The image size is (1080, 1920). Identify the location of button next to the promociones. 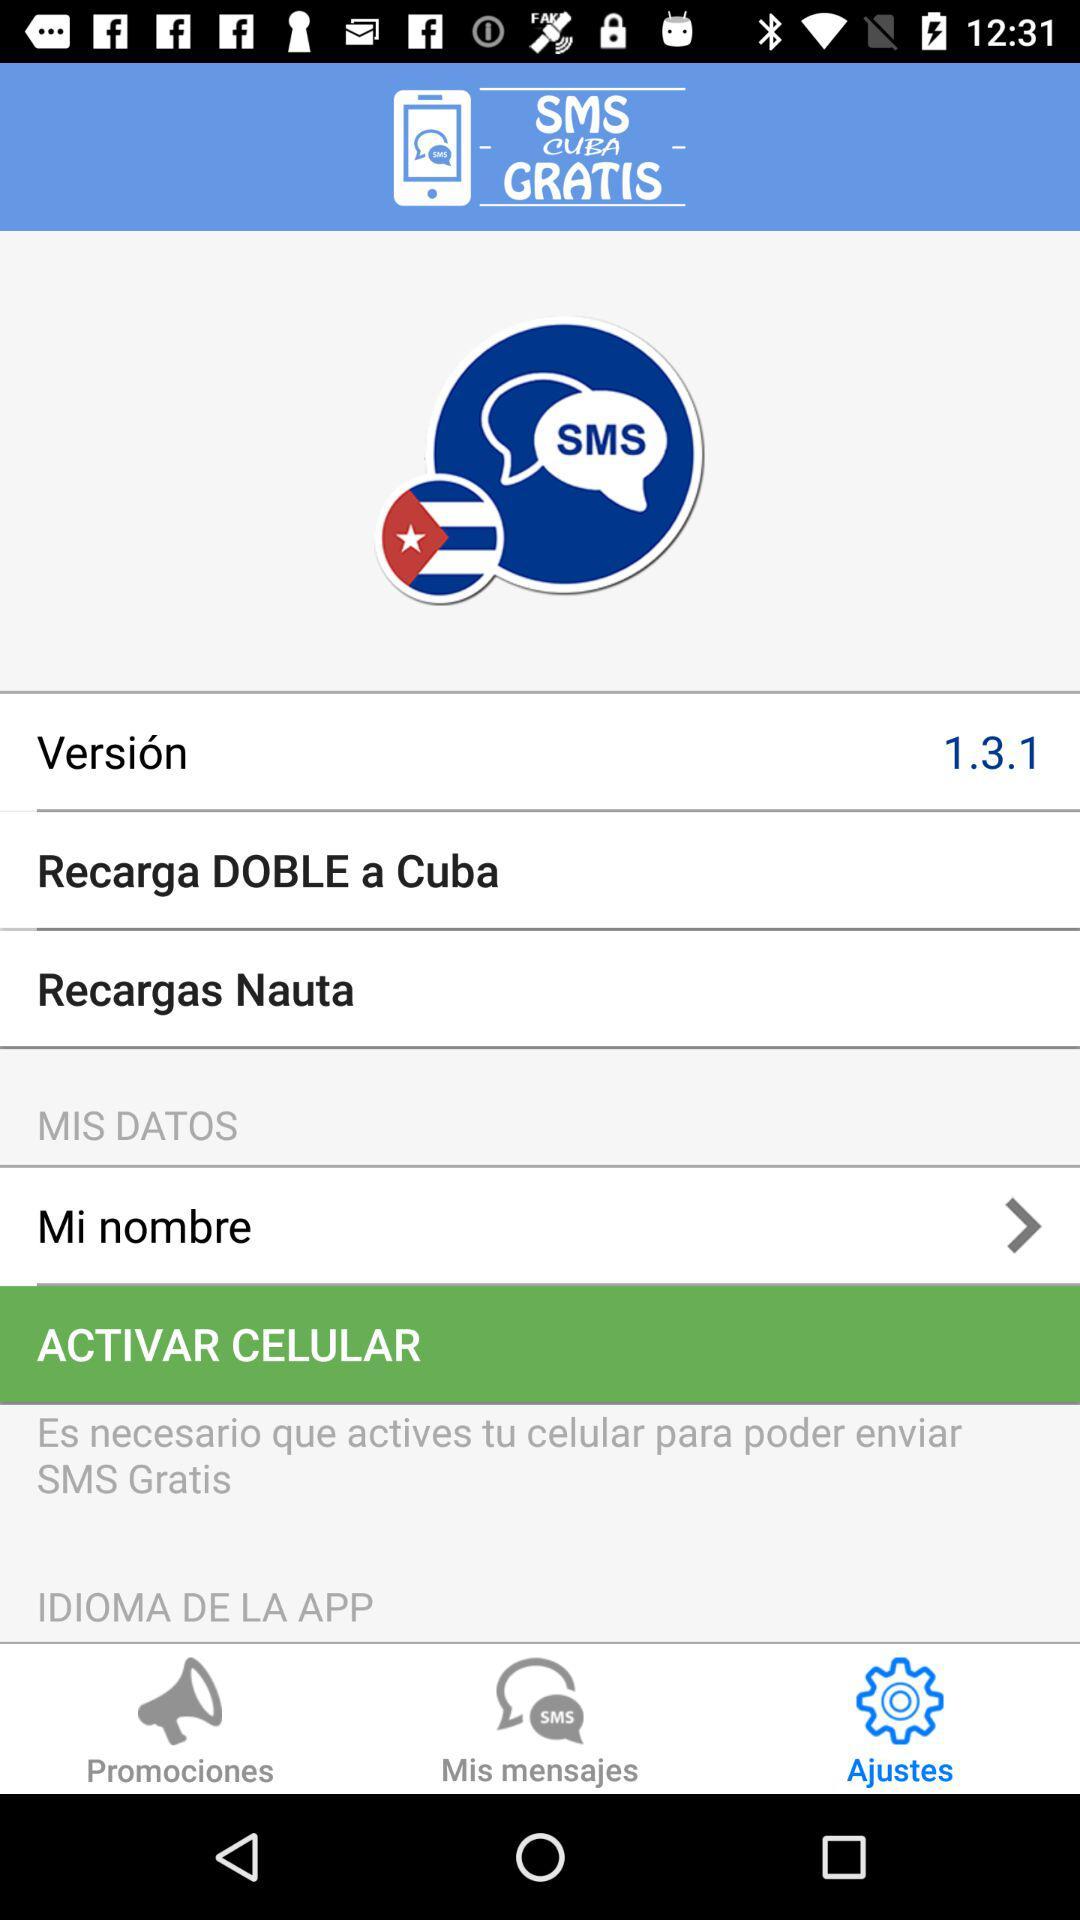
(540, 1724).